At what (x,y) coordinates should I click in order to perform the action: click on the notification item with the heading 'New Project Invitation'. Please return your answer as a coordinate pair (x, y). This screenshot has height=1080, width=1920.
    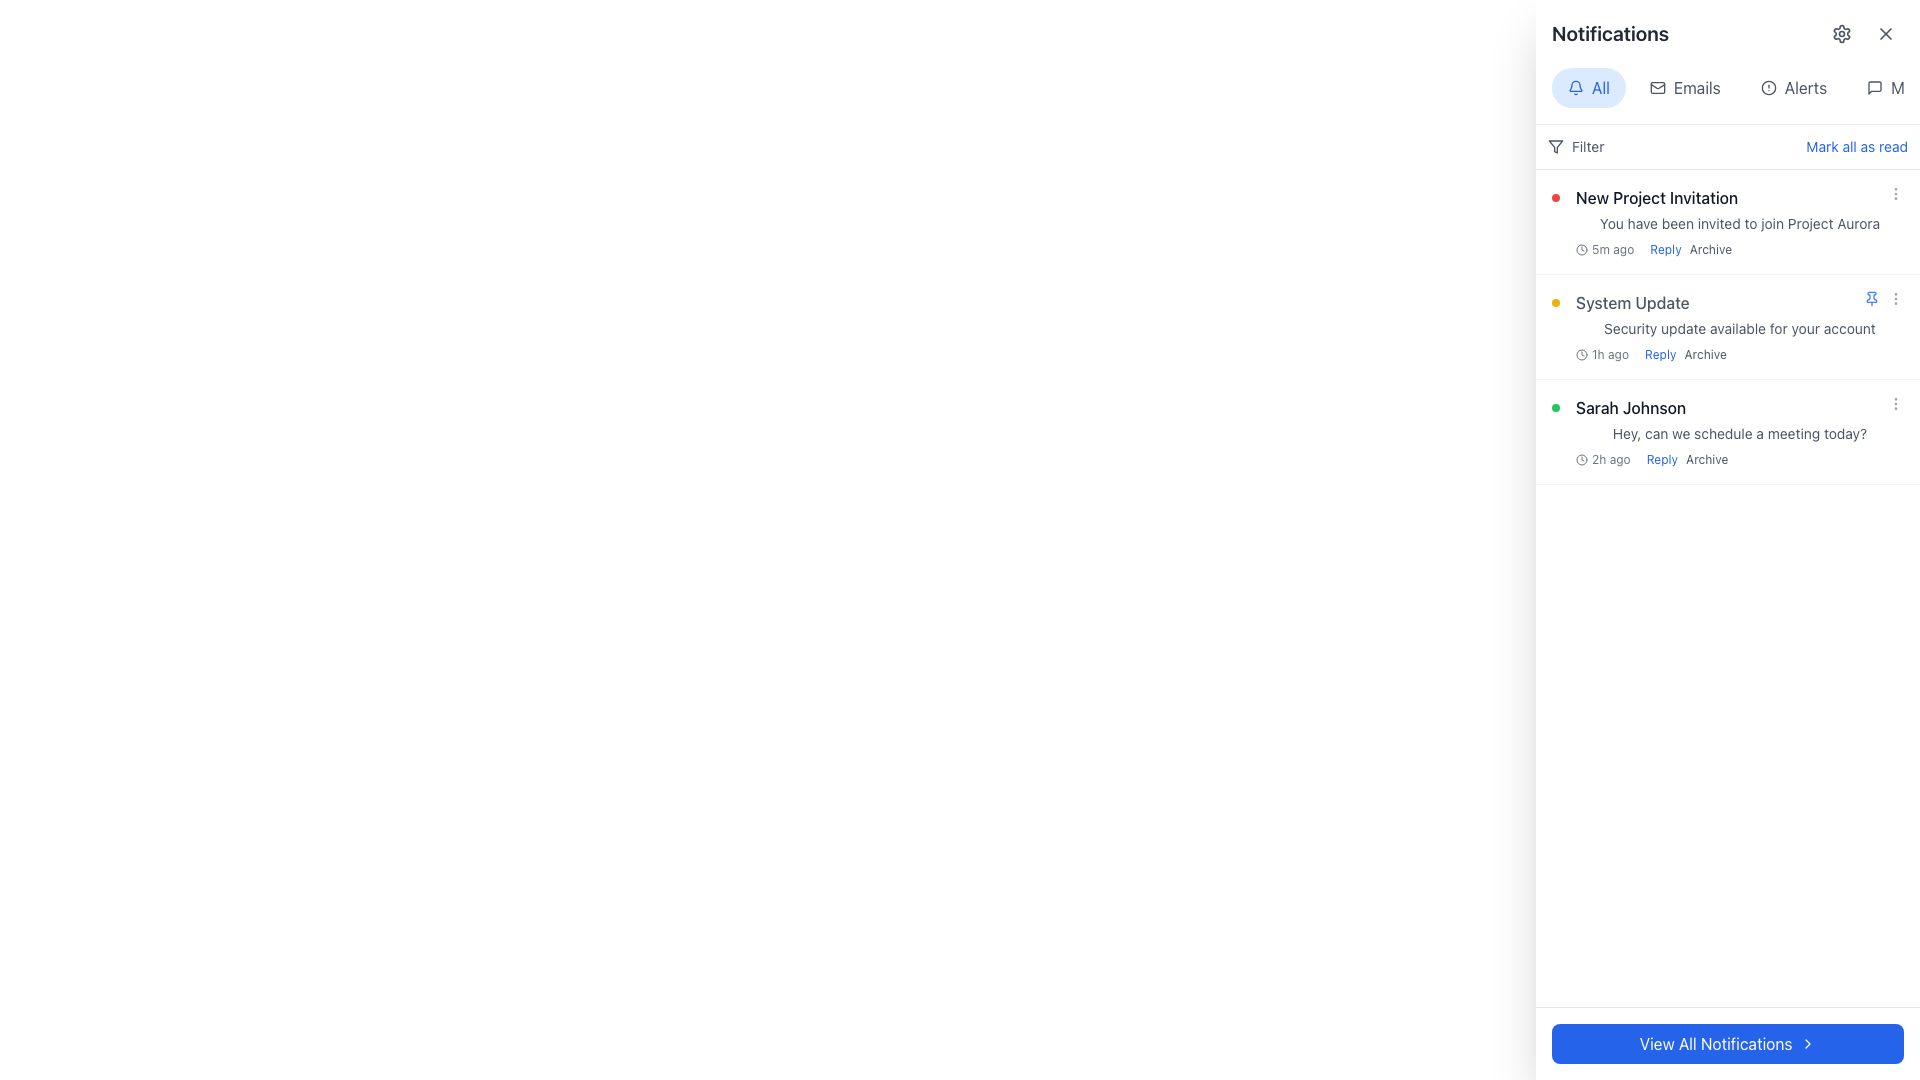
    Looking at the image, I should click on (1738, 222).